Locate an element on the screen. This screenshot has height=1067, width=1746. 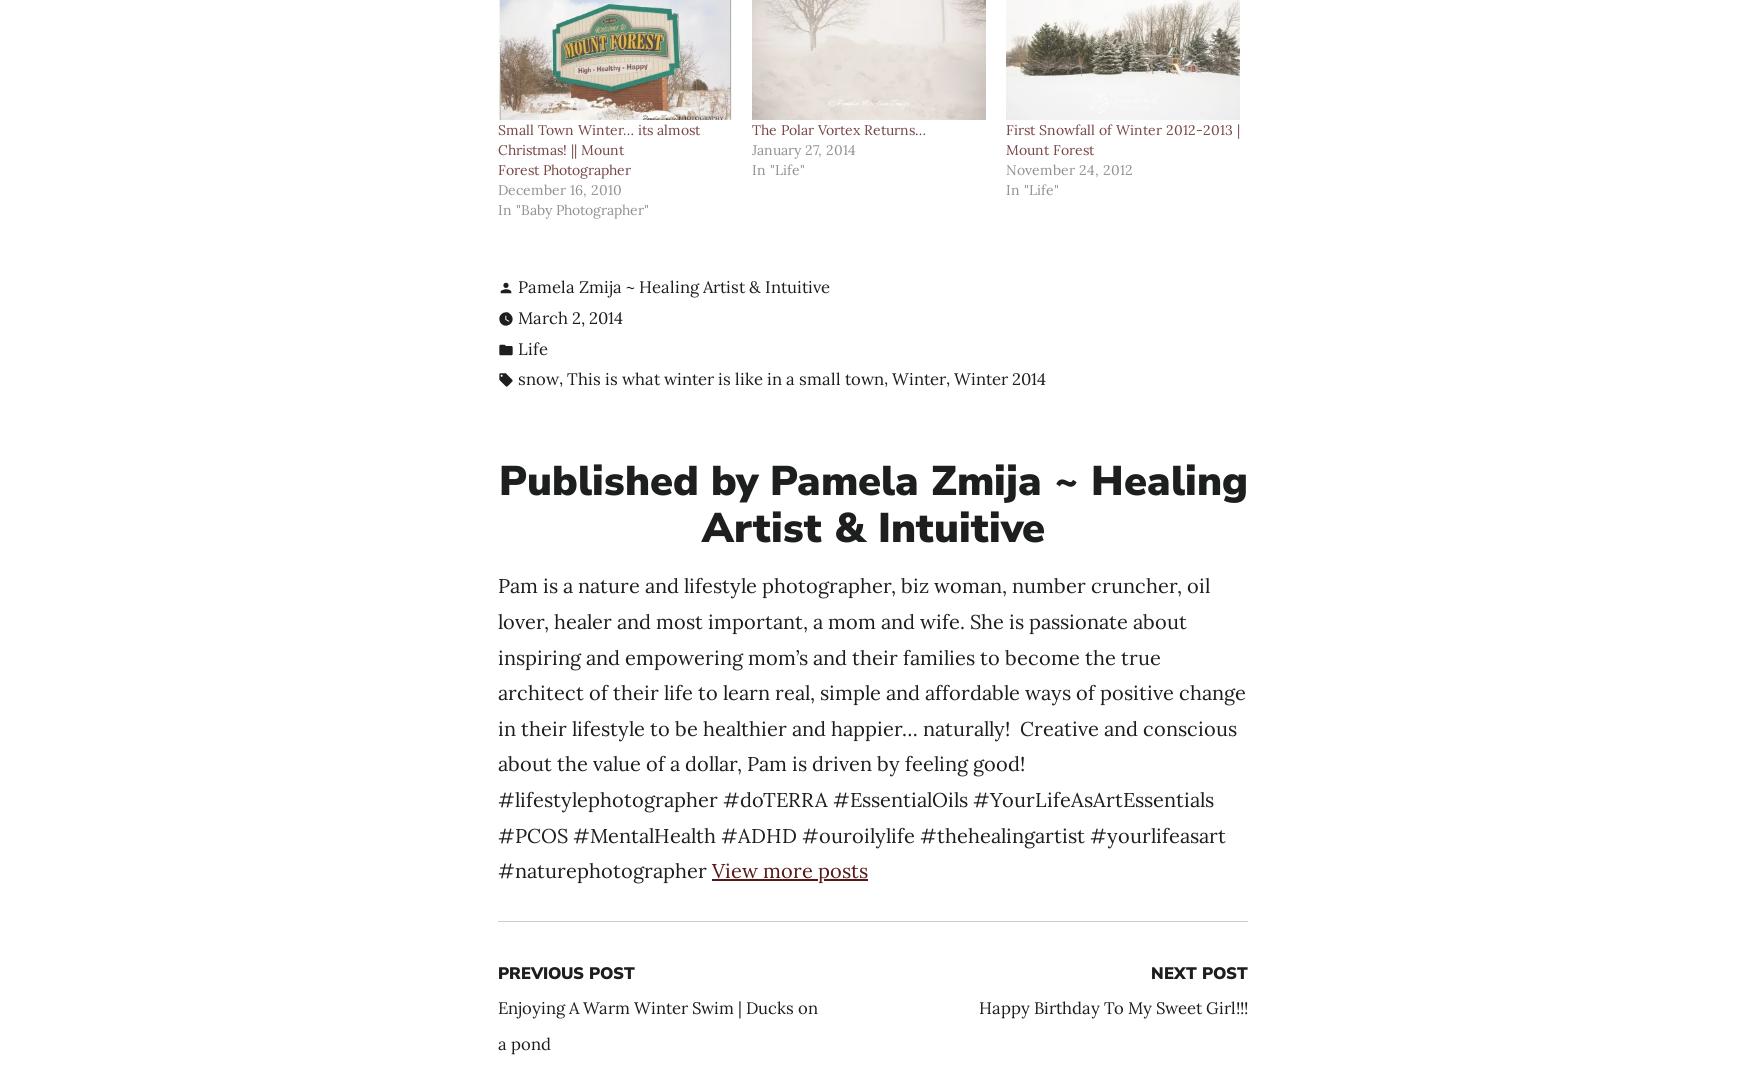
'Enjoying A Warm Winter Swim | Ducks on a pond' is located at coordinates (658, 1025).